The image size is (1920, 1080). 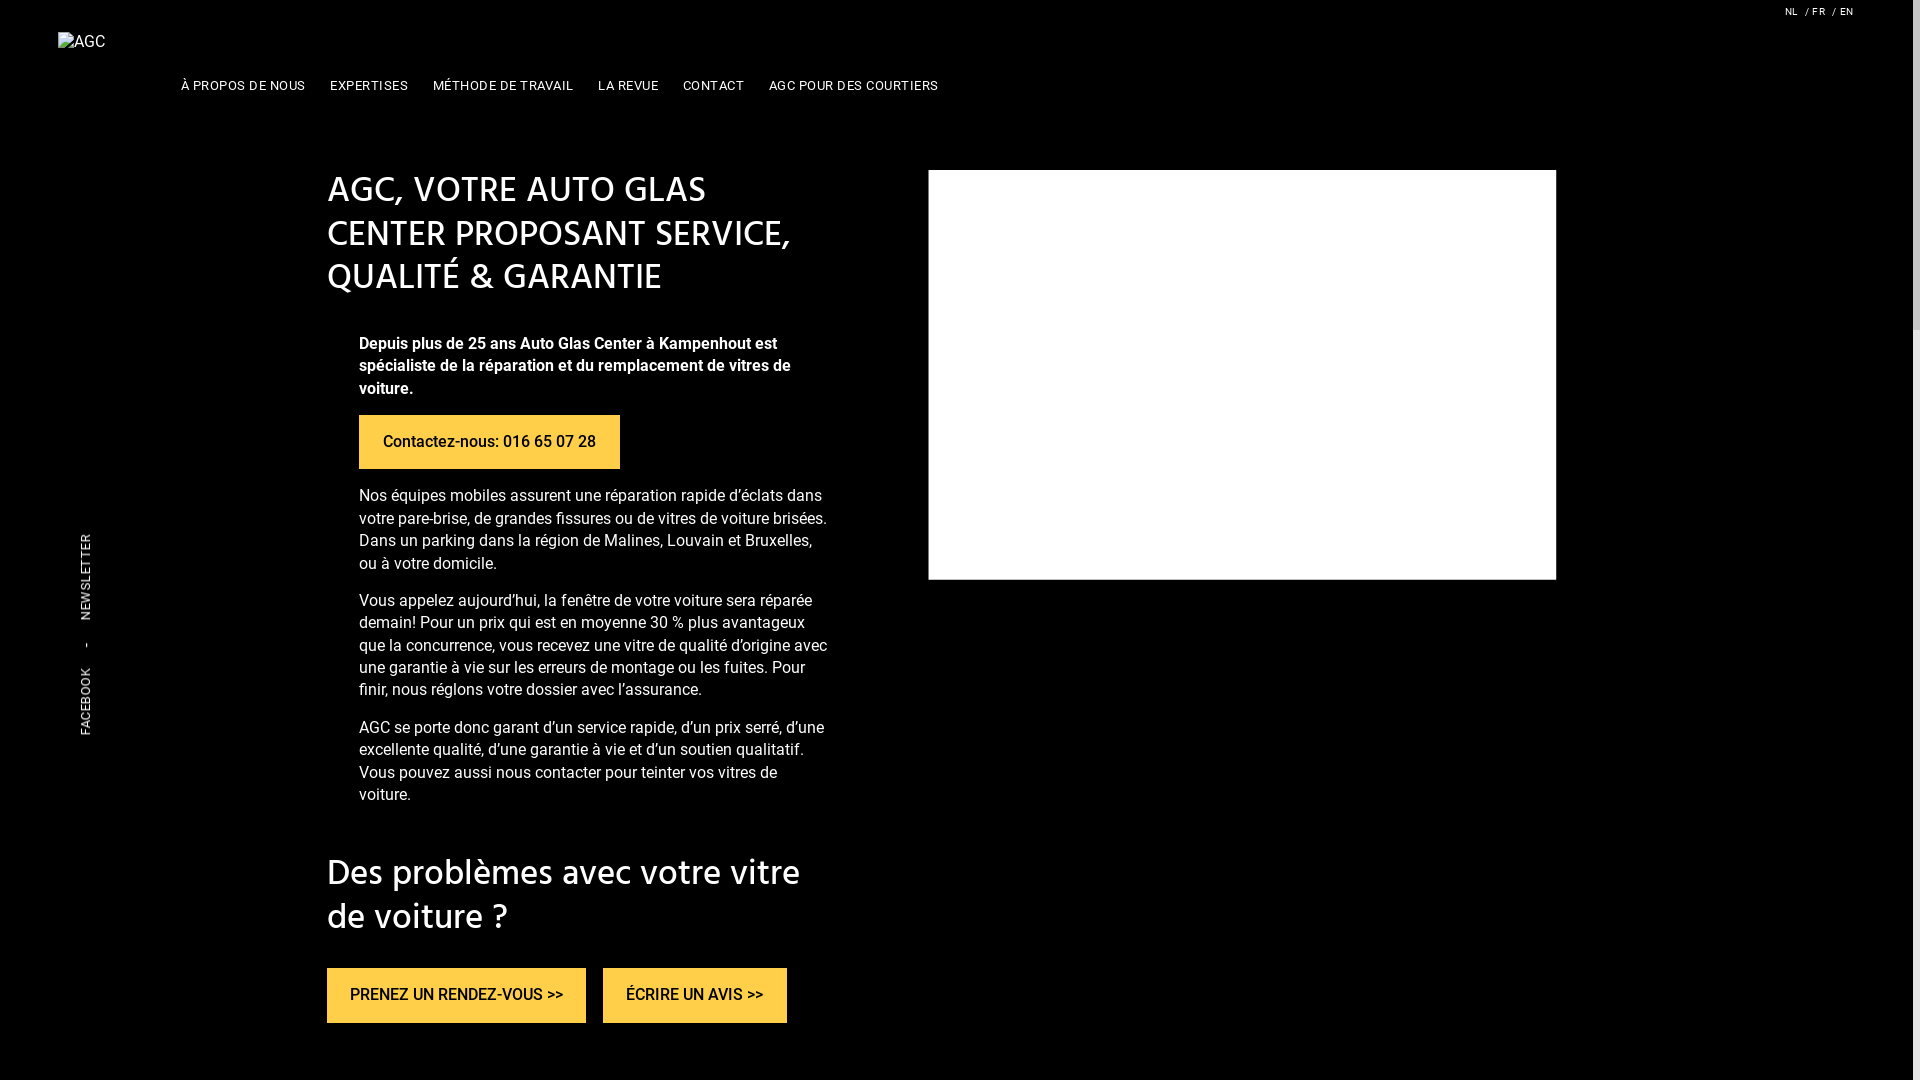 What do you see at coordinates (1790, 11) in the screenshot?
I see `'NL'` at bounding box center [1790, 11].